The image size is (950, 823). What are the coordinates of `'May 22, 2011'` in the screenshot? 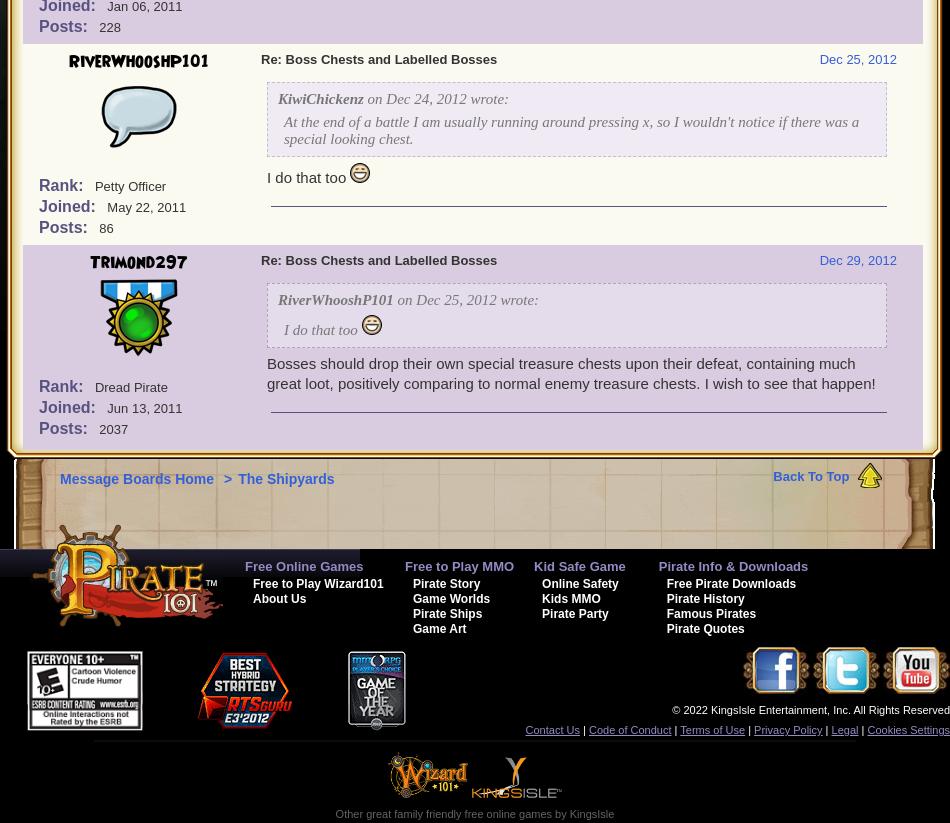 It's located at (146, 207).